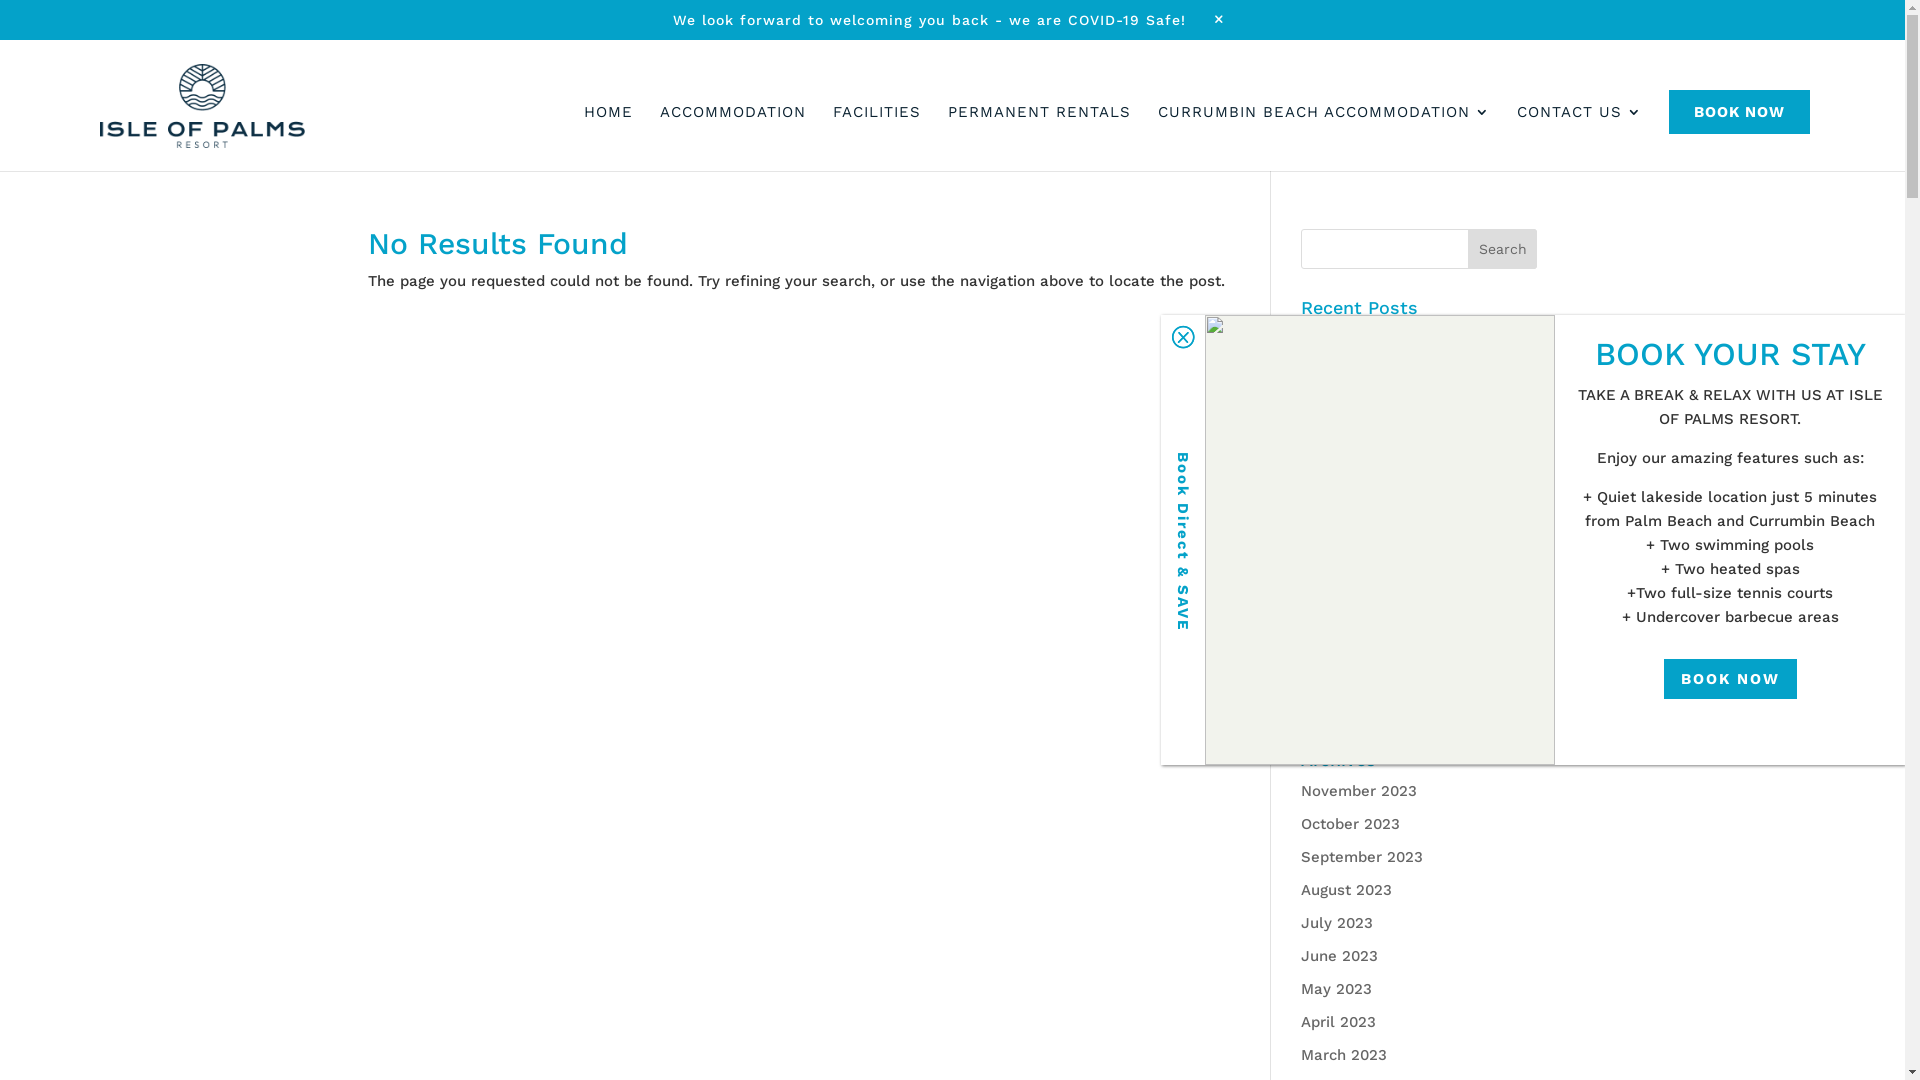 The width and height of the screenshot is (1920, 1080). Describe the element at coordinates (1346, 889) in the screenshot. I see `'August 2023'` at that location.